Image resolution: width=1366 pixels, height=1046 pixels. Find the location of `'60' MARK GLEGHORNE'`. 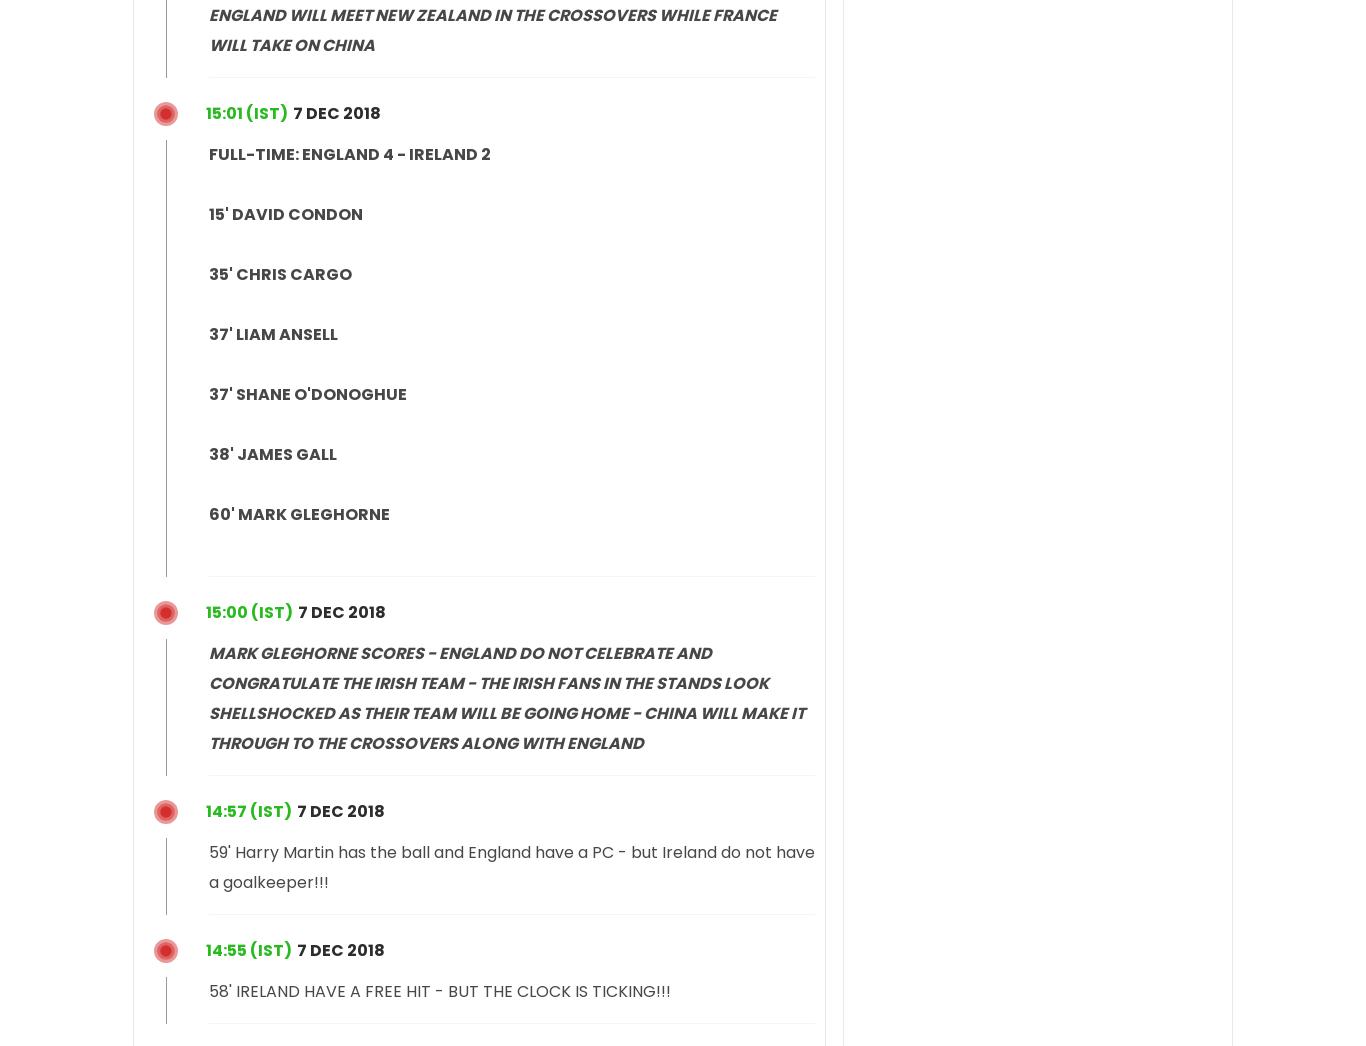

'60' MARK GLEGHORNE' is located at coordinates (207, 513).